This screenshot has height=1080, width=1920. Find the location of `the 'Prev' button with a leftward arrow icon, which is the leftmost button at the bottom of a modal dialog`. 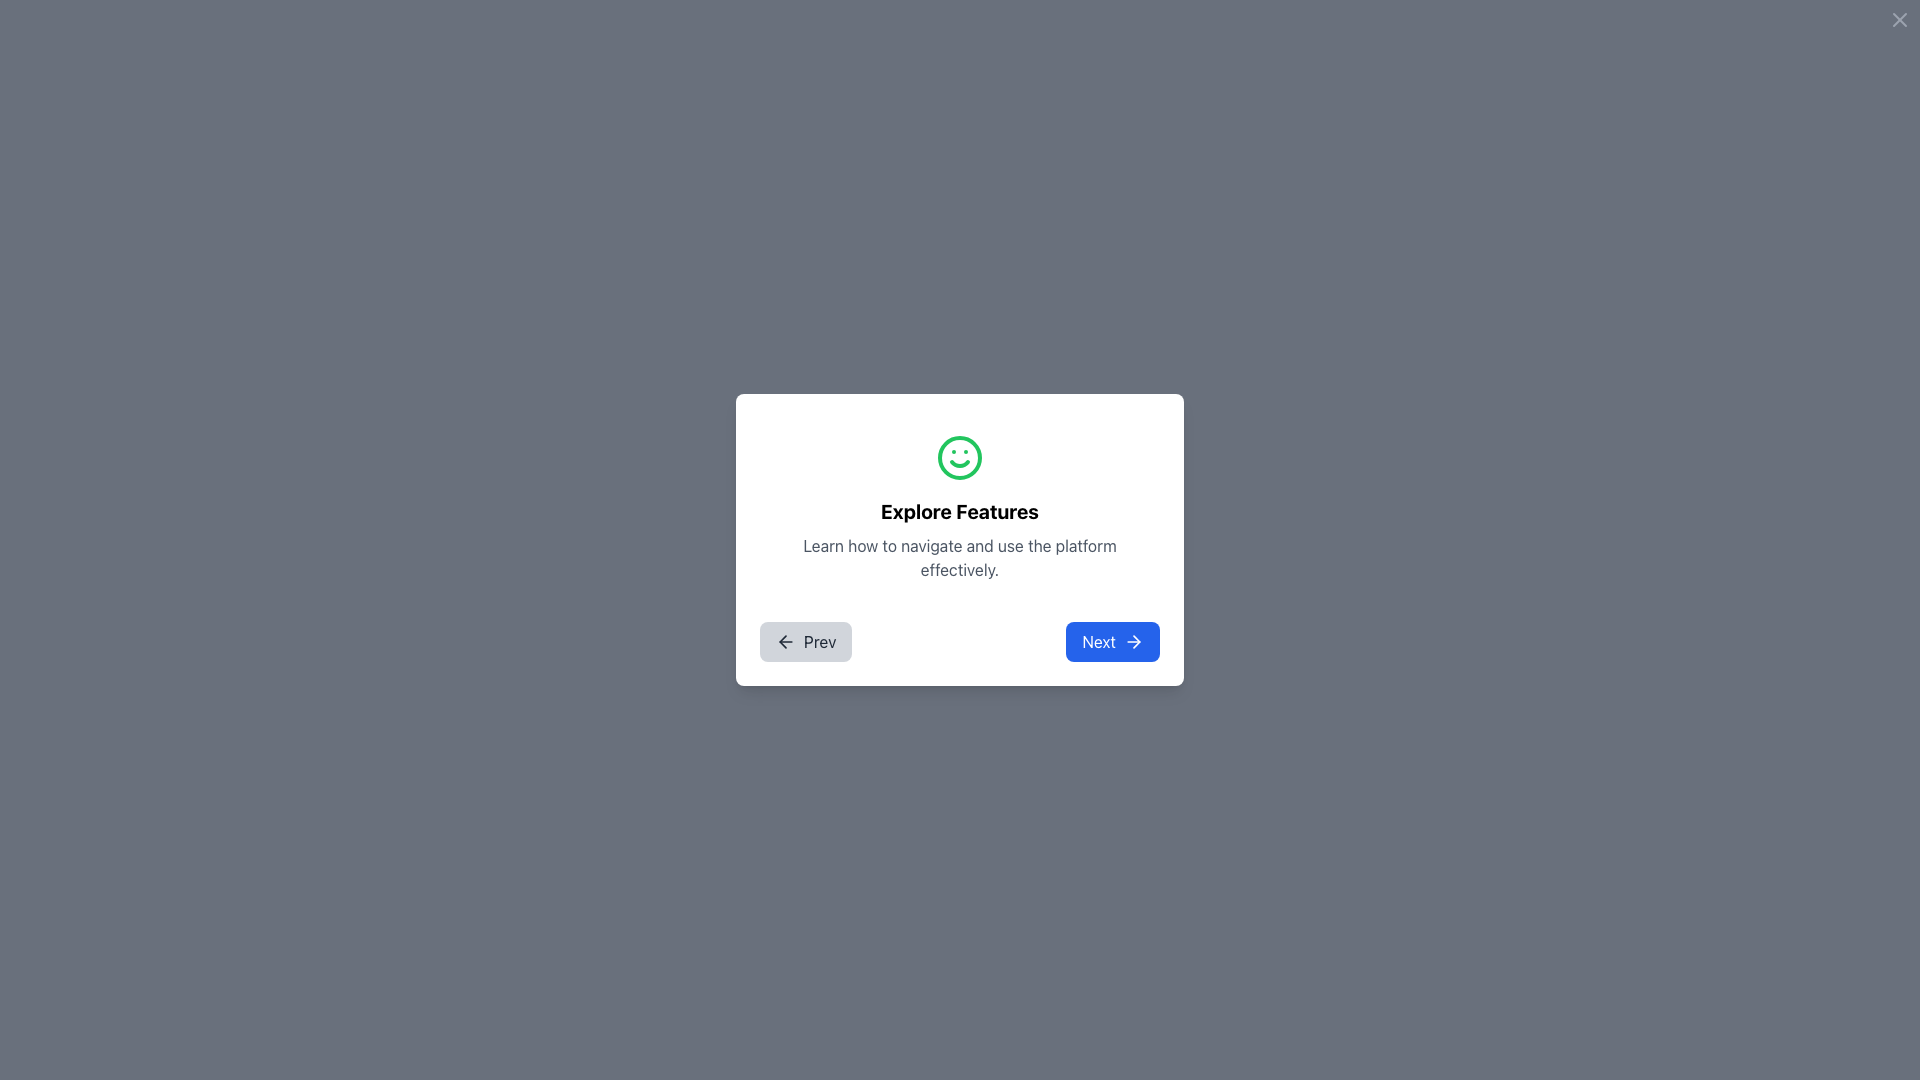

the 'Prev' button with a leftward arrow icon, which is the leftmost button at the bottom of a modal dialog is located at coordinates (806, 641).